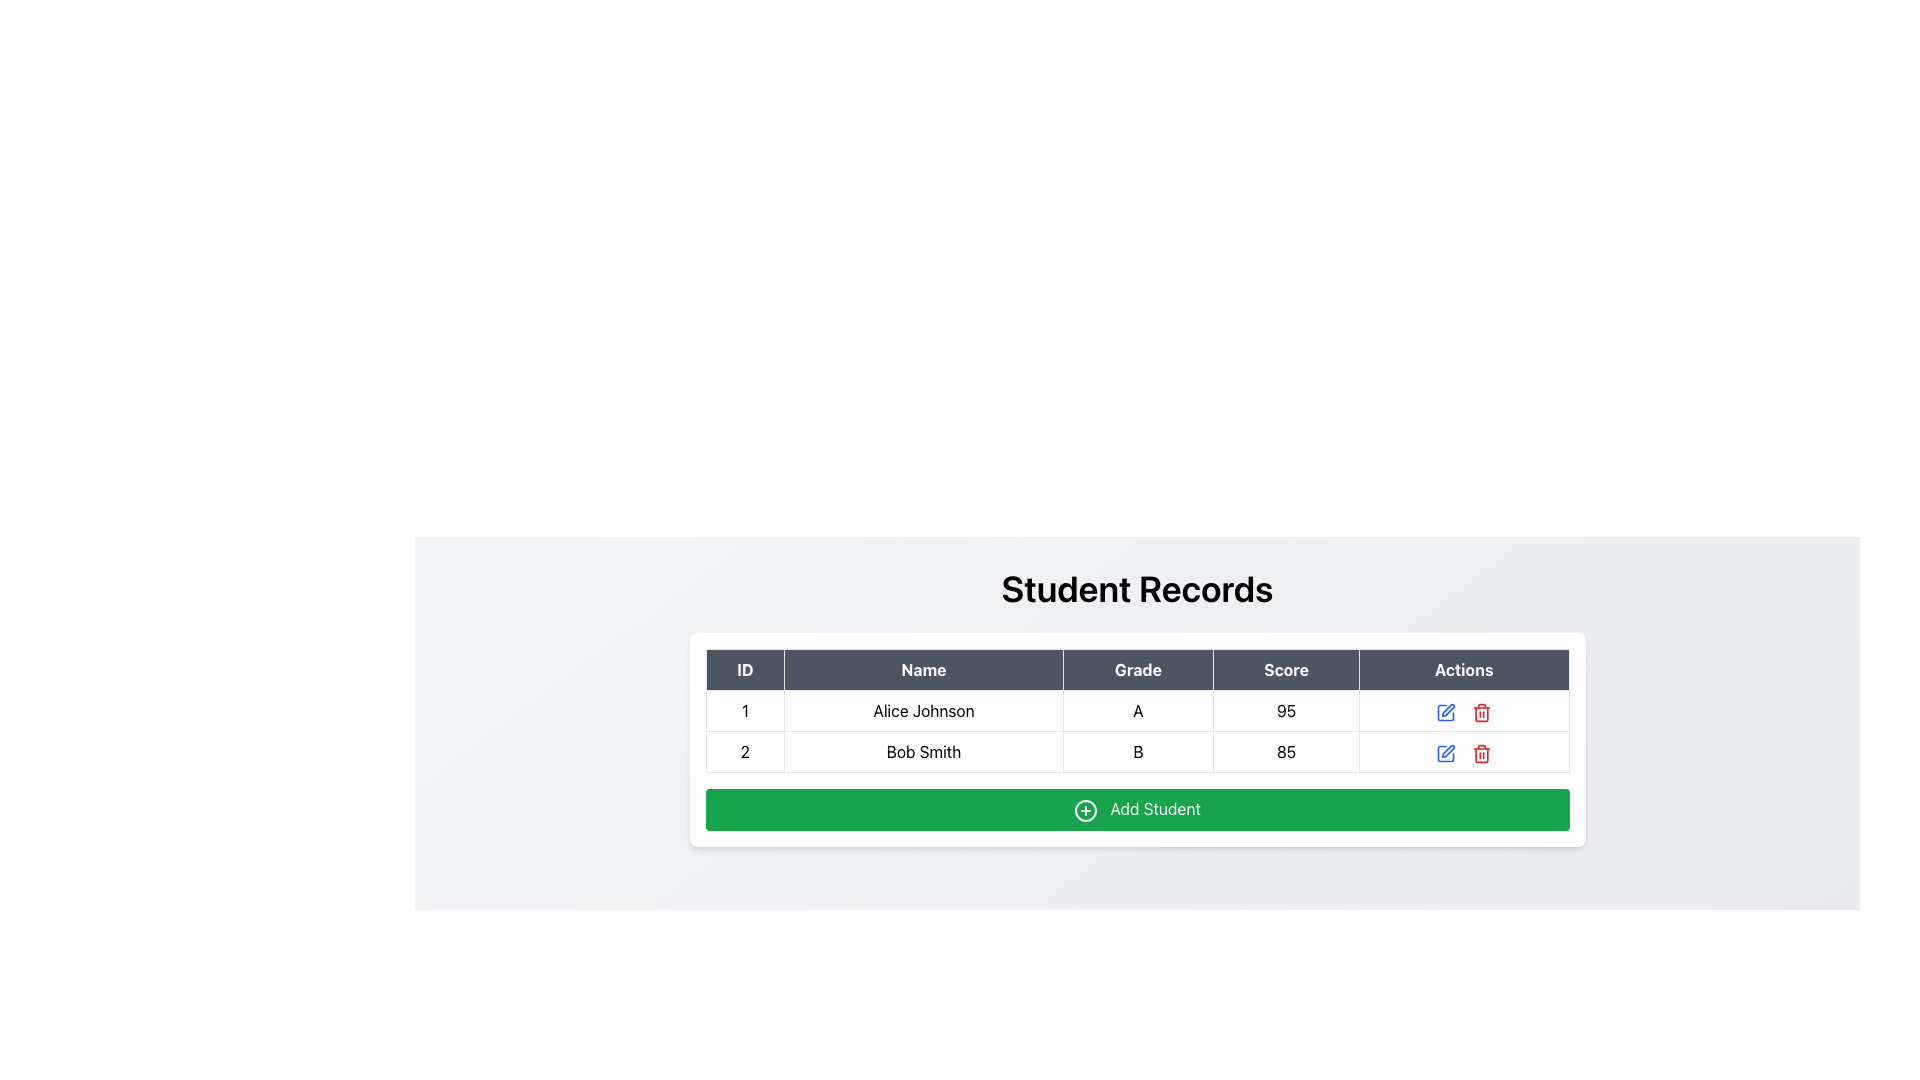 This screenshot has width=1920, height=1080. What do you see at coordinates (1137, 670) in the screenshot?
I see `text displayed in the 'Grade' text label, which is the third column header in a data table styled with a dark gray background and white text, positioned between the 'Name' and 'Score' headers` at bounding box center [1137, 670].